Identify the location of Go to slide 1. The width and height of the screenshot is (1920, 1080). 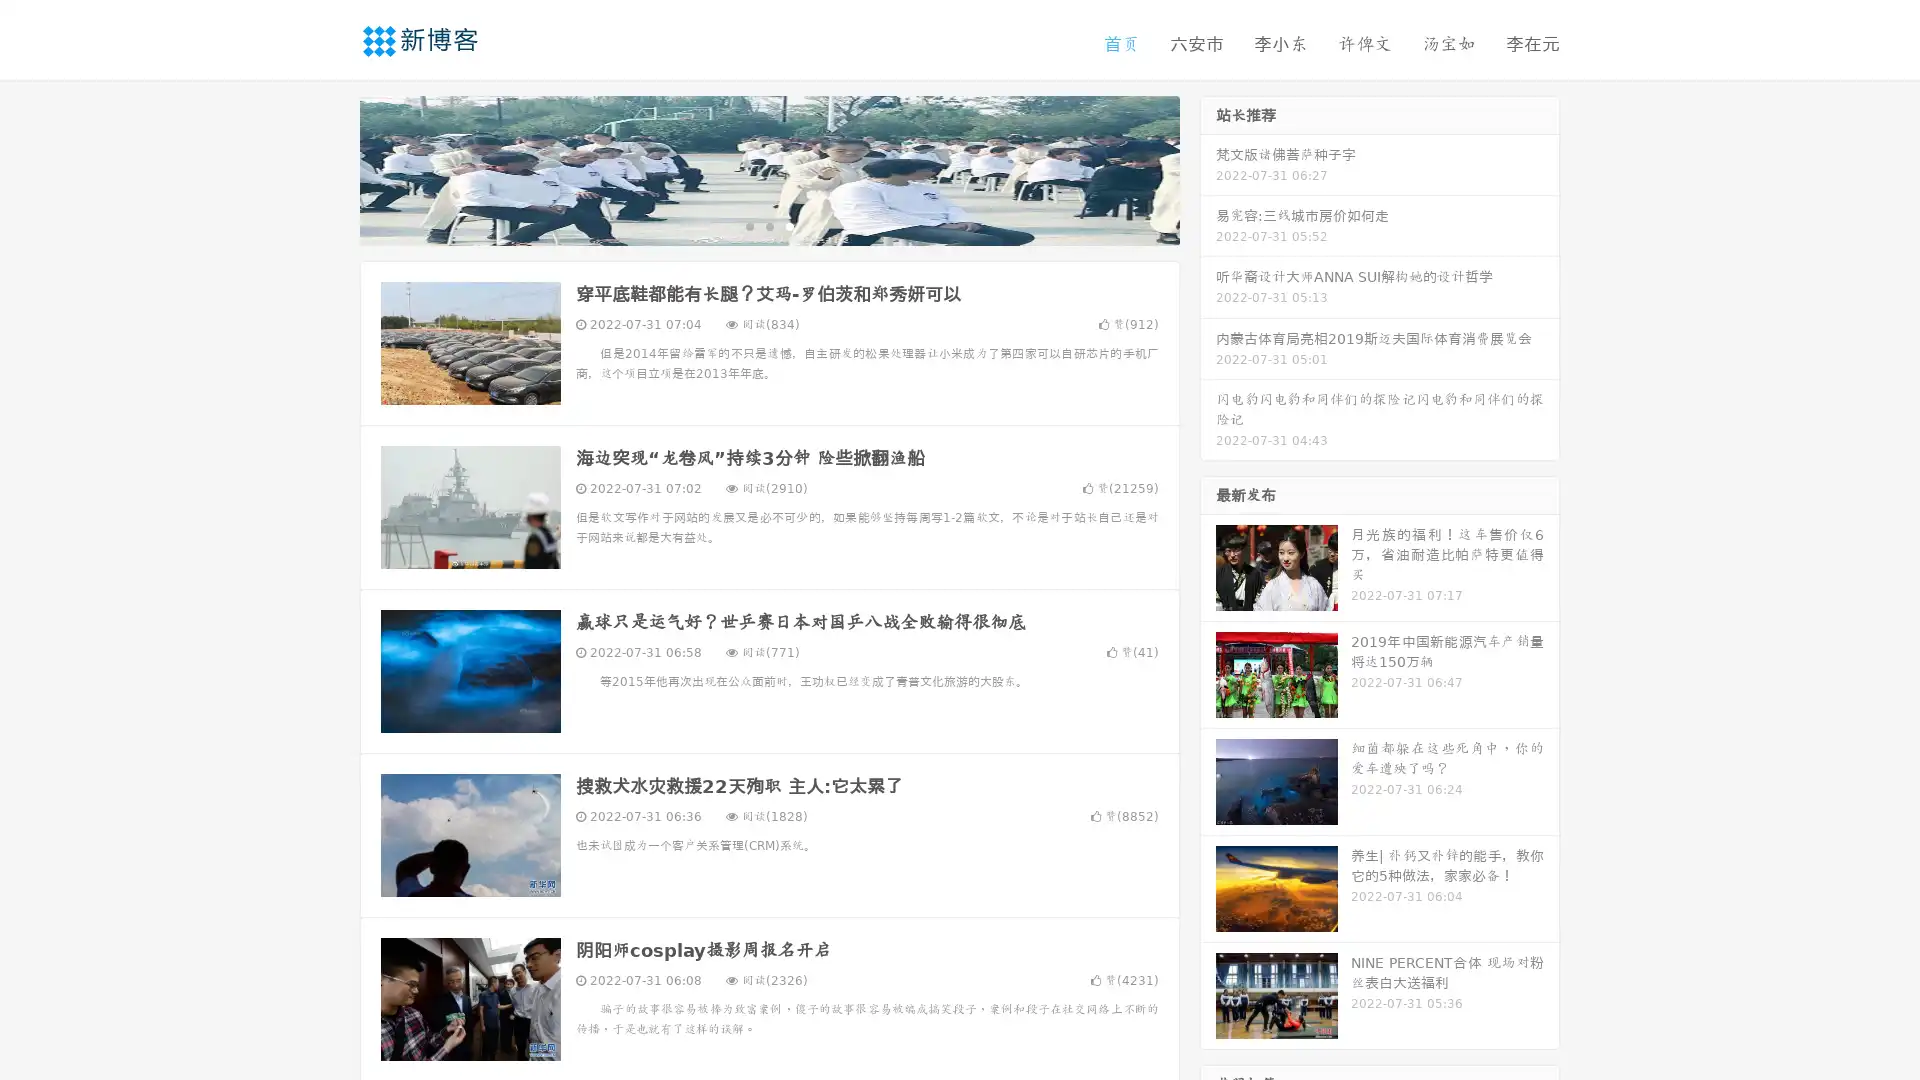
(748, 225).